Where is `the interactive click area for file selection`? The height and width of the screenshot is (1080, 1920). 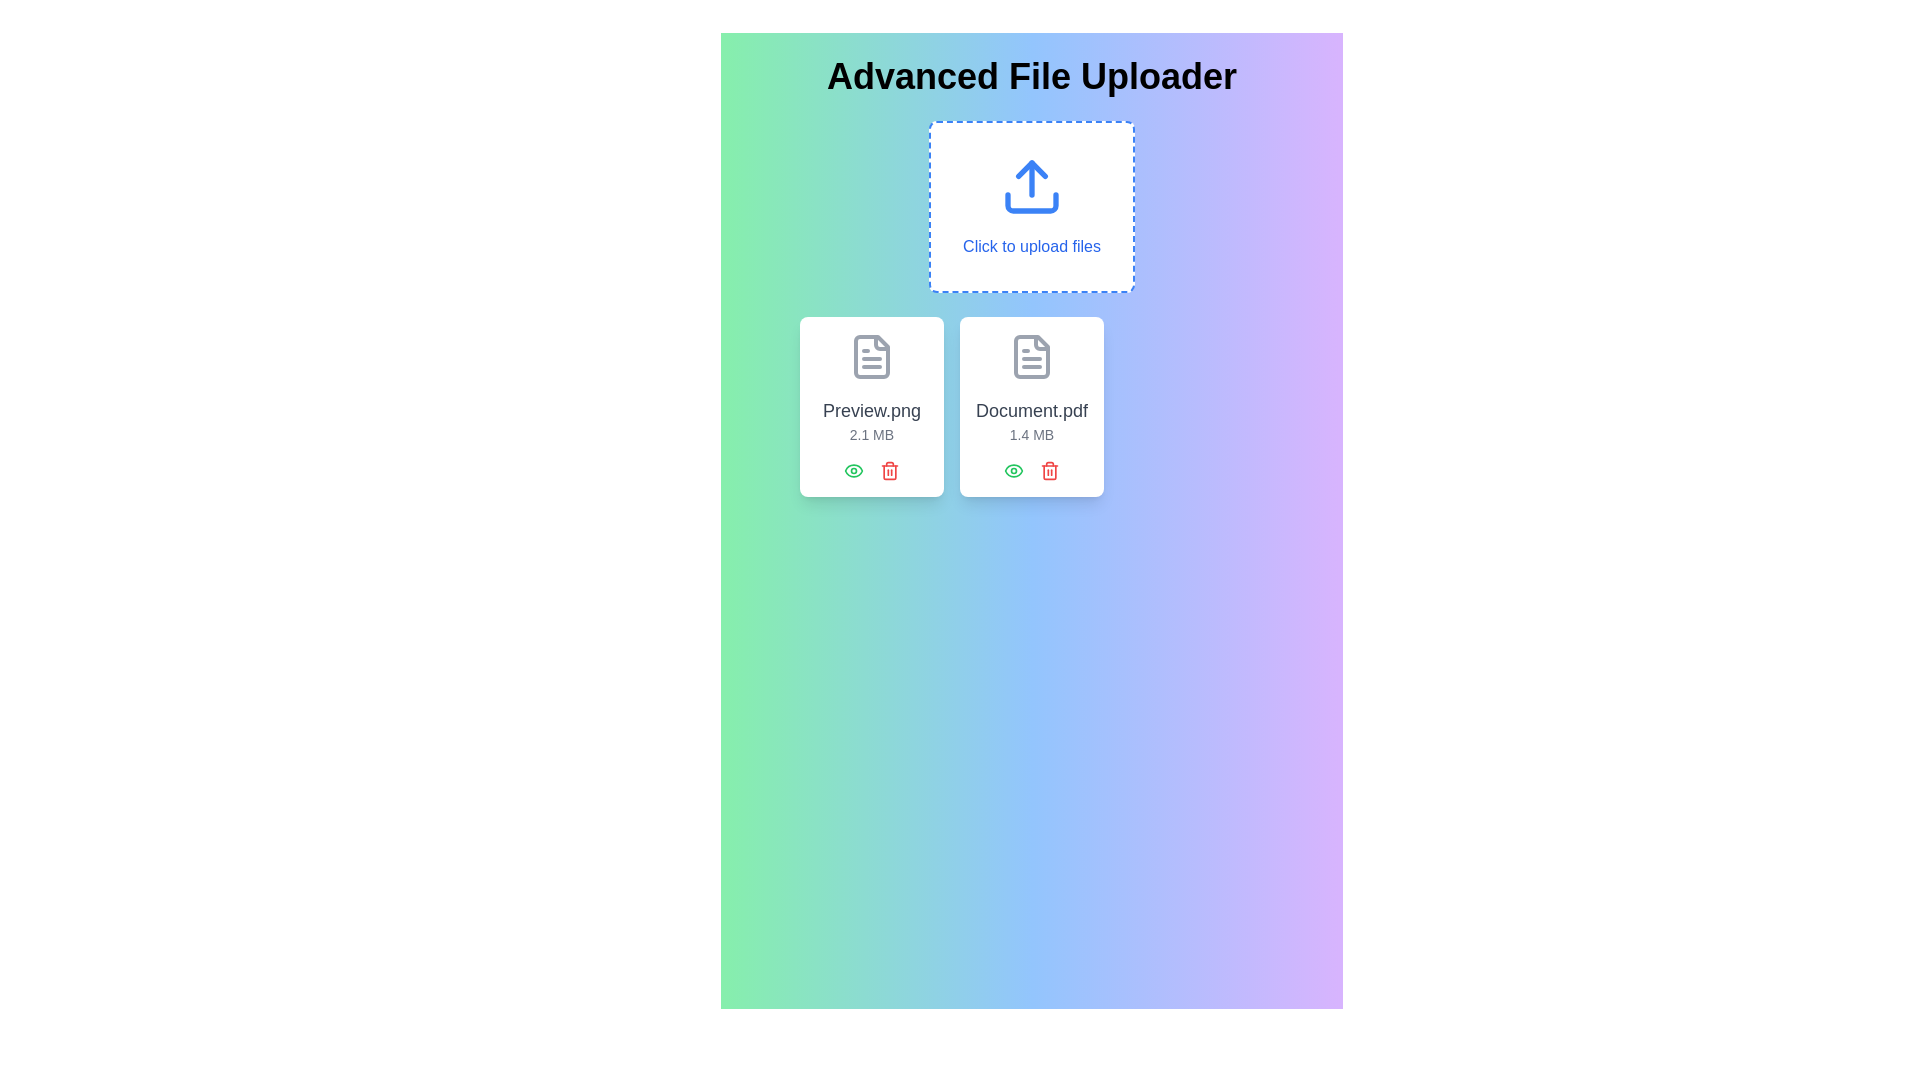
the interactive click area for file selection is located at coordinates (1032, 207).